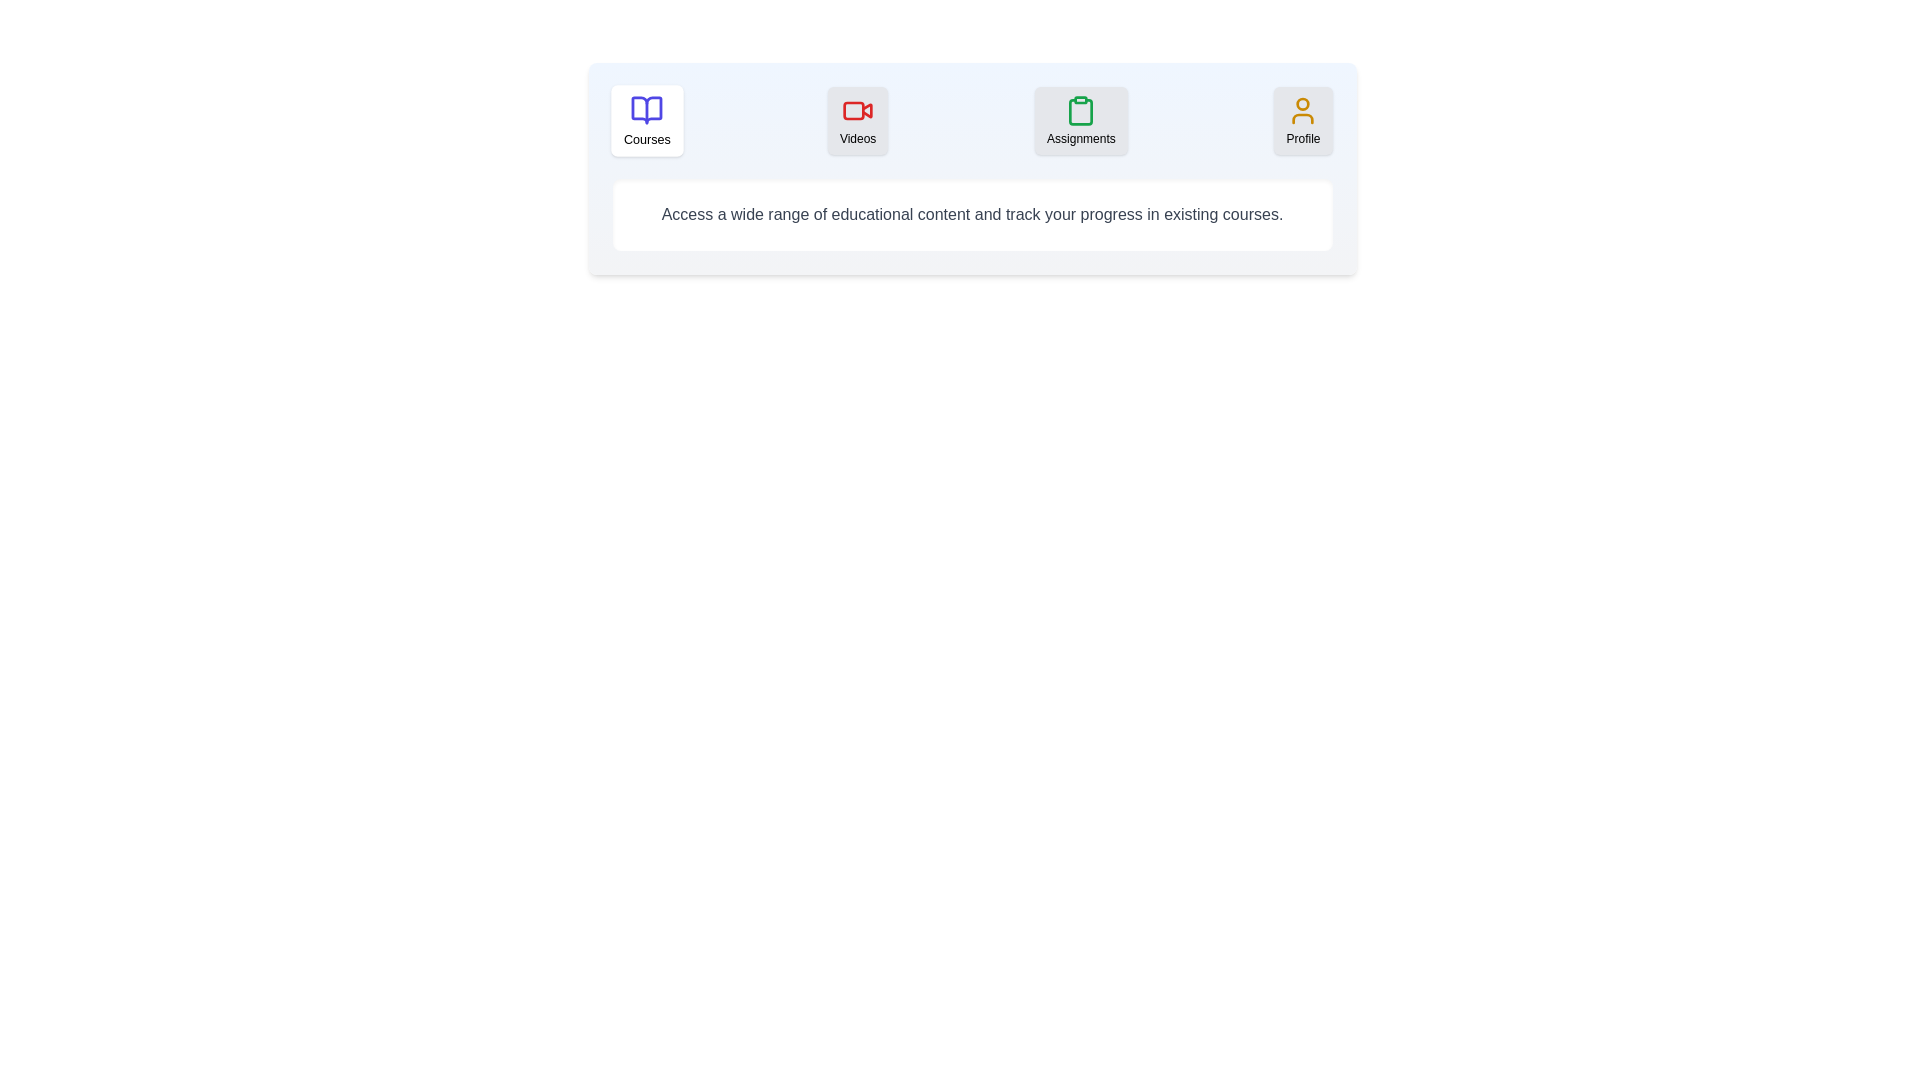  I want to click on the tab labeled Courses to observe its hover effect, so click(646, 120).